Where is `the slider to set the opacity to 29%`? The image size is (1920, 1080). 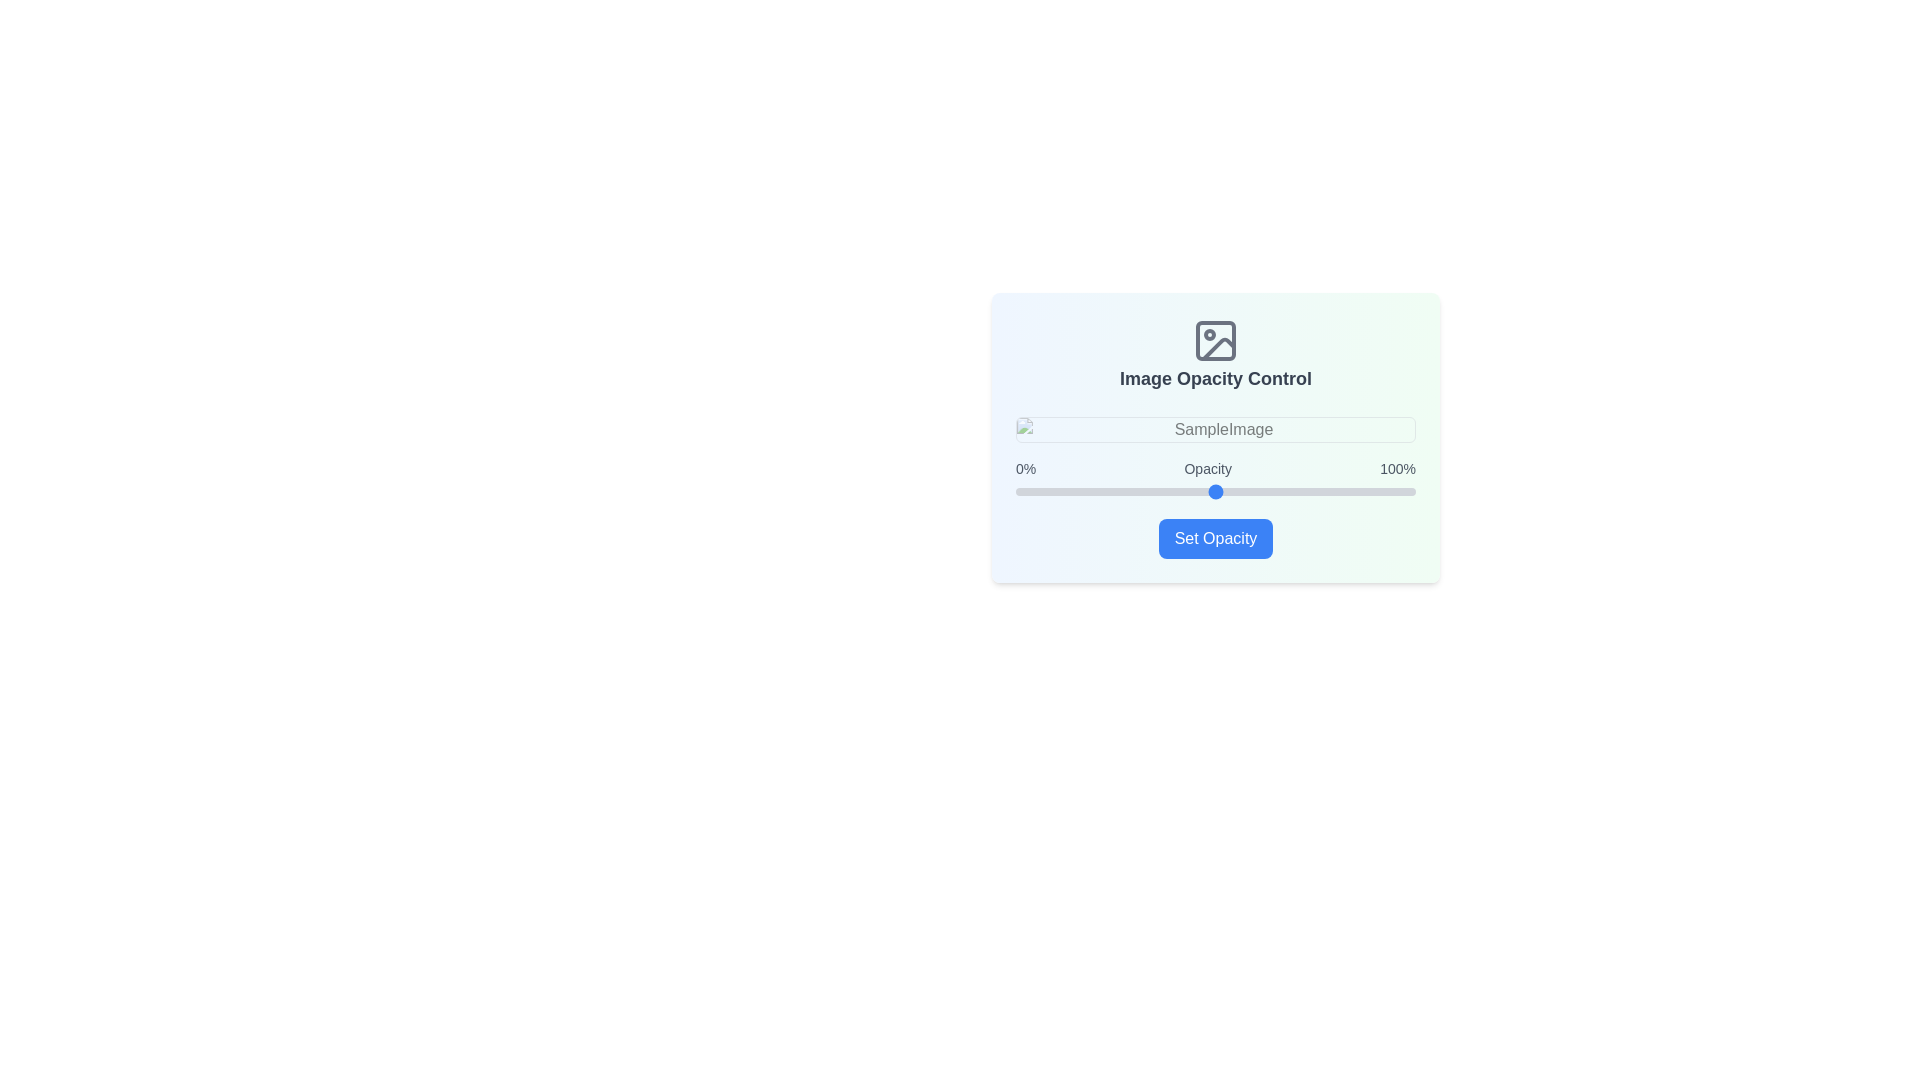 the slider to set the opacity to 29% is located at coordinates (1132, 492).